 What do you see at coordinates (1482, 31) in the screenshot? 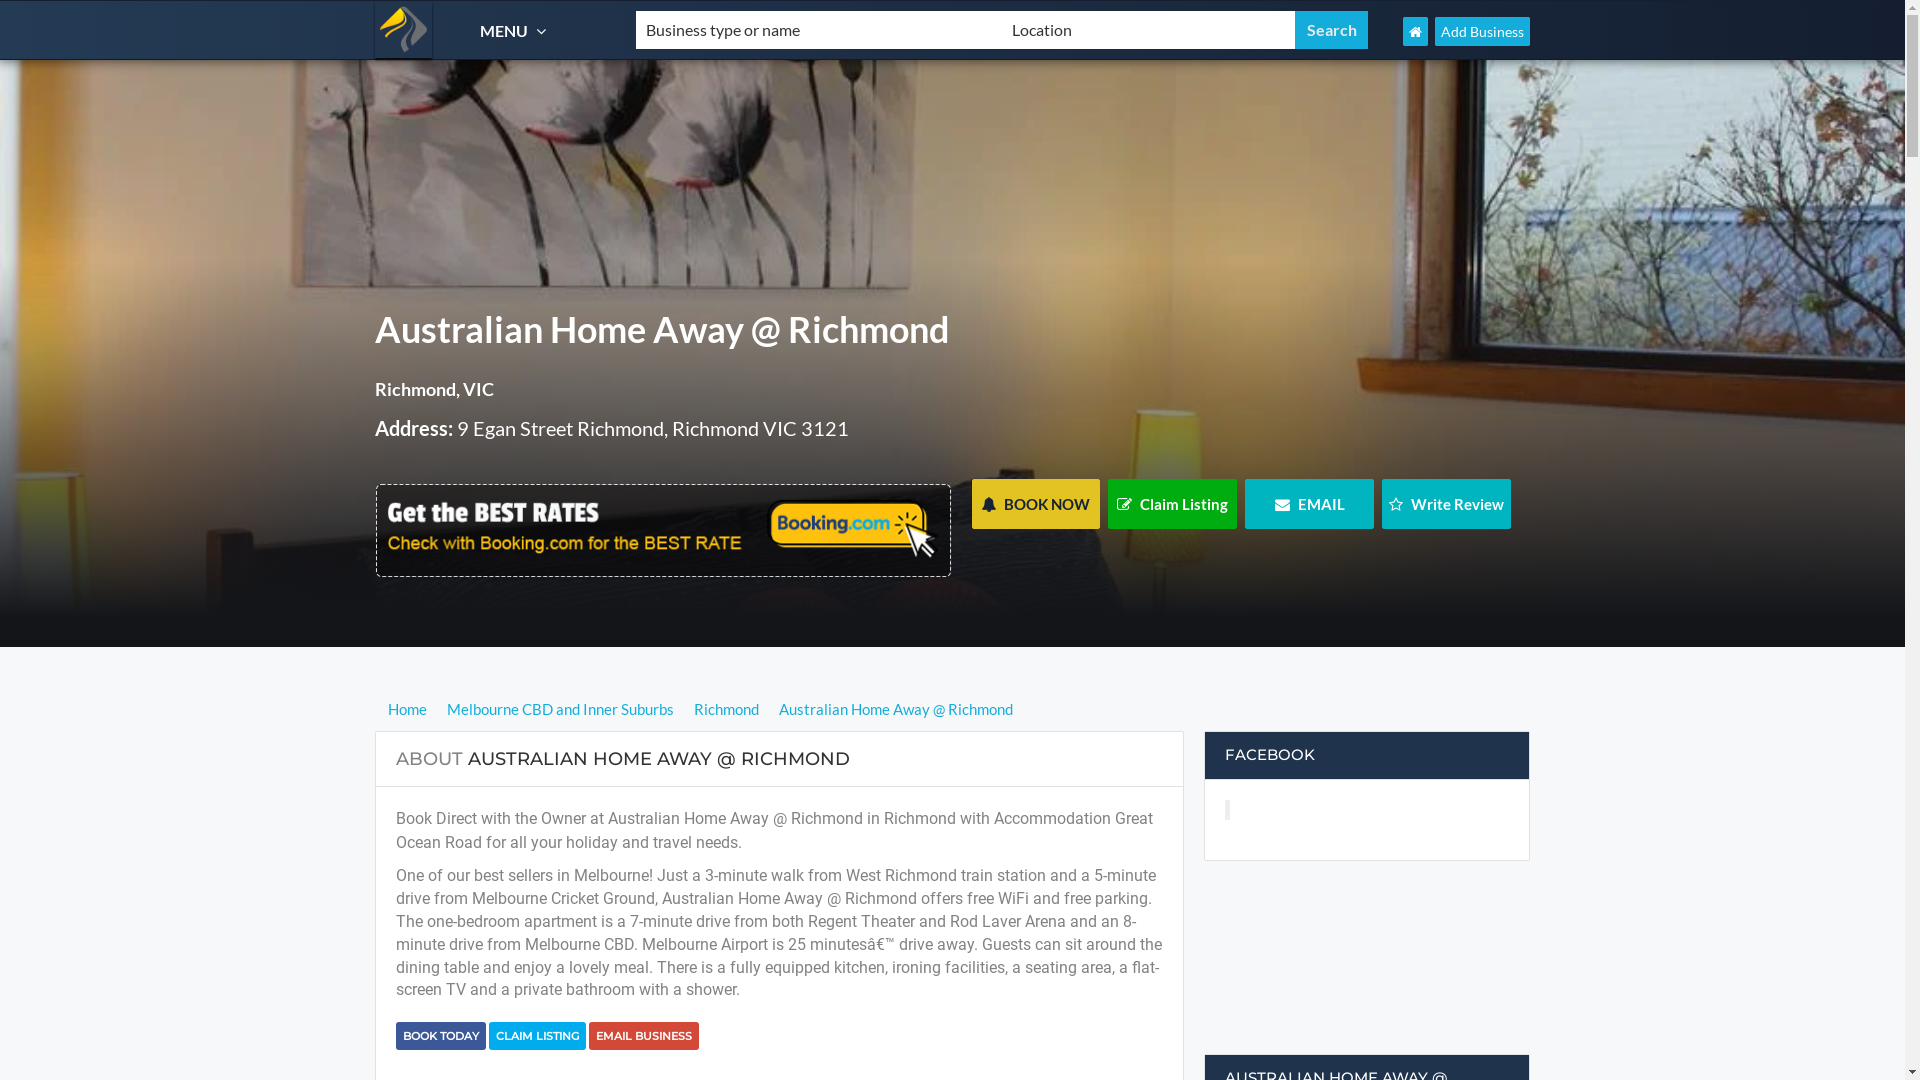
I see `'Add Business'` at bounding box center [1482, 31].